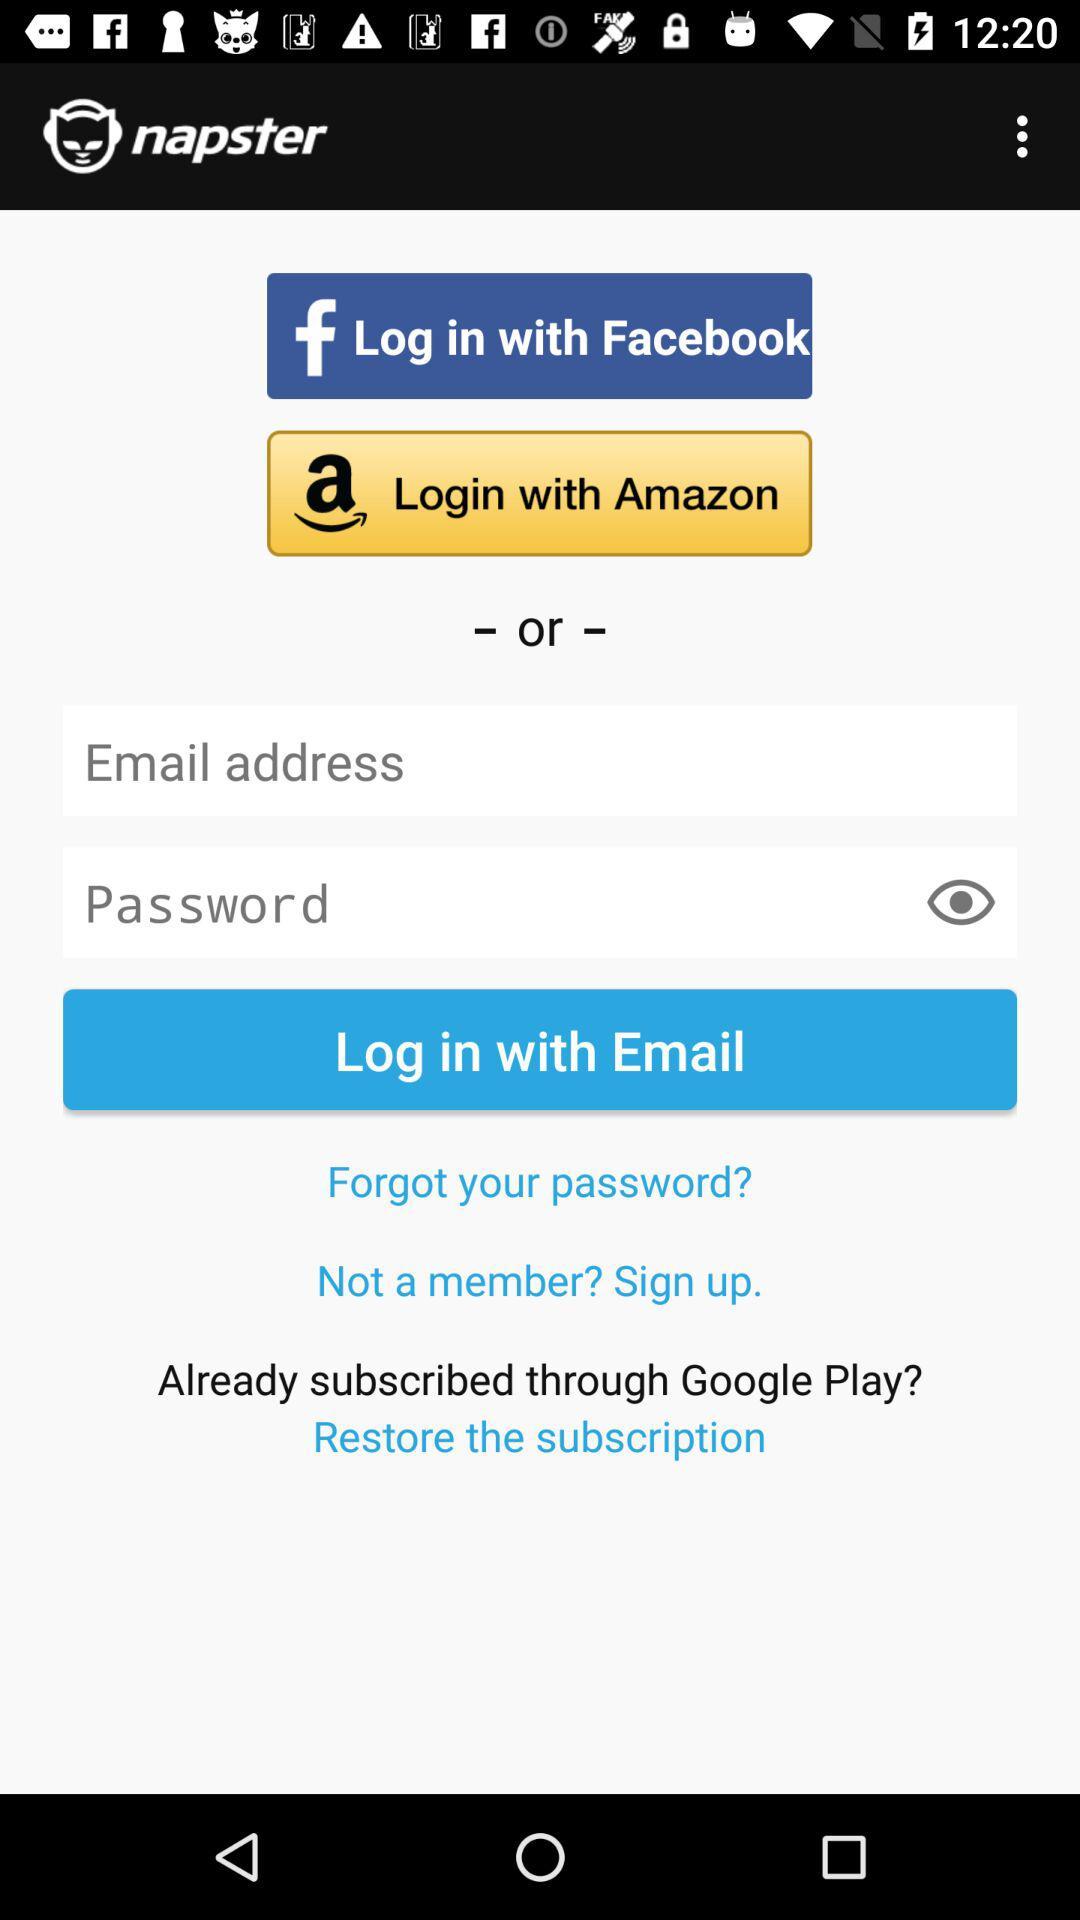  I want to click on log in with your facebook account, so click(538, 336).